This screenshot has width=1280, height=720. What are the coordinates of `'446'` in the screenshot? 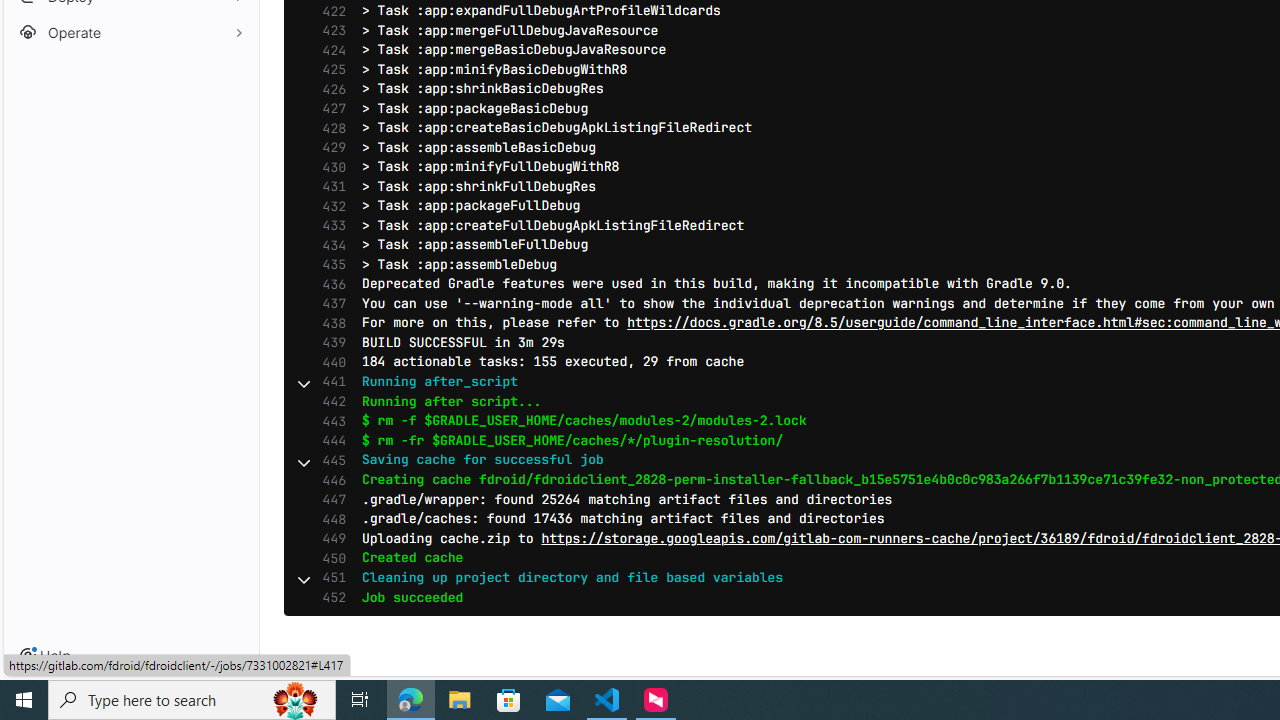 It's located at (329, 480).